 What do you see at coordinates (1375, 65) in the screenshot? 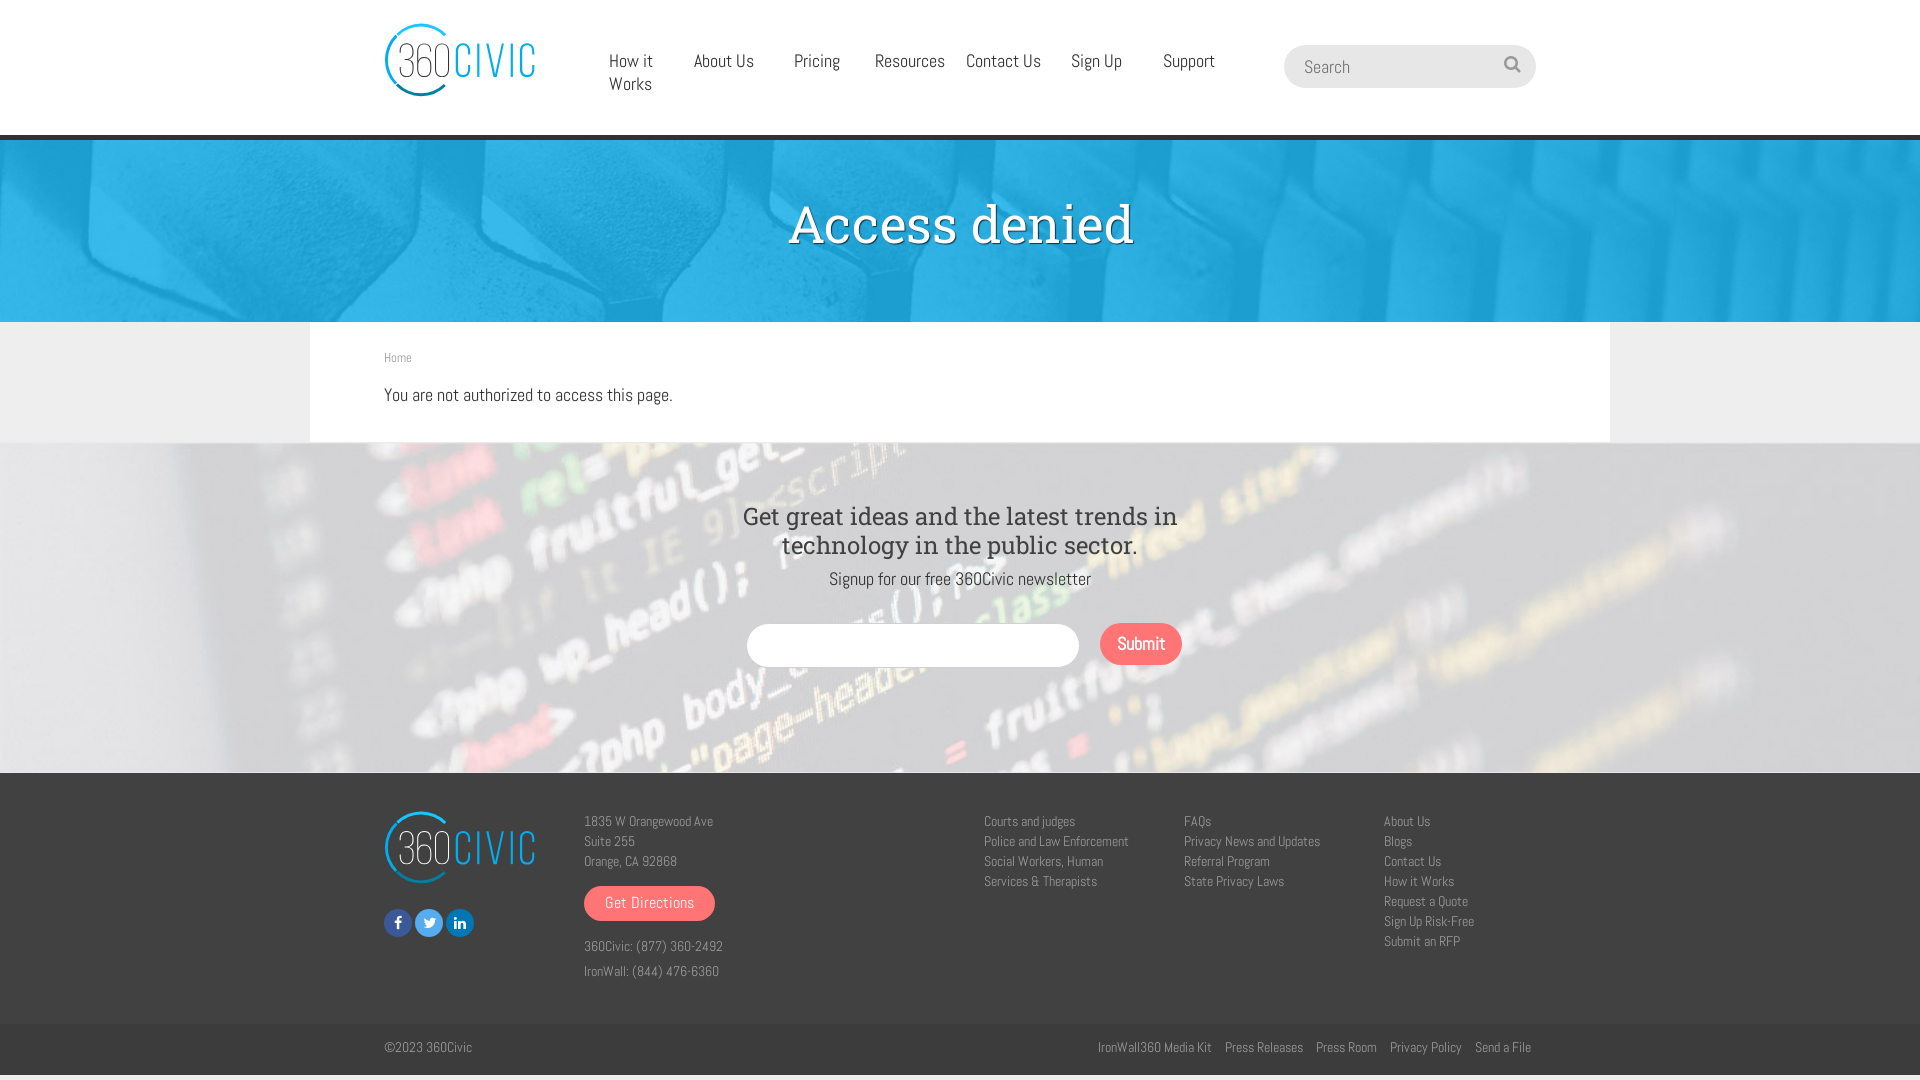
I see `'Search'` at bounding box center [1375, 65].